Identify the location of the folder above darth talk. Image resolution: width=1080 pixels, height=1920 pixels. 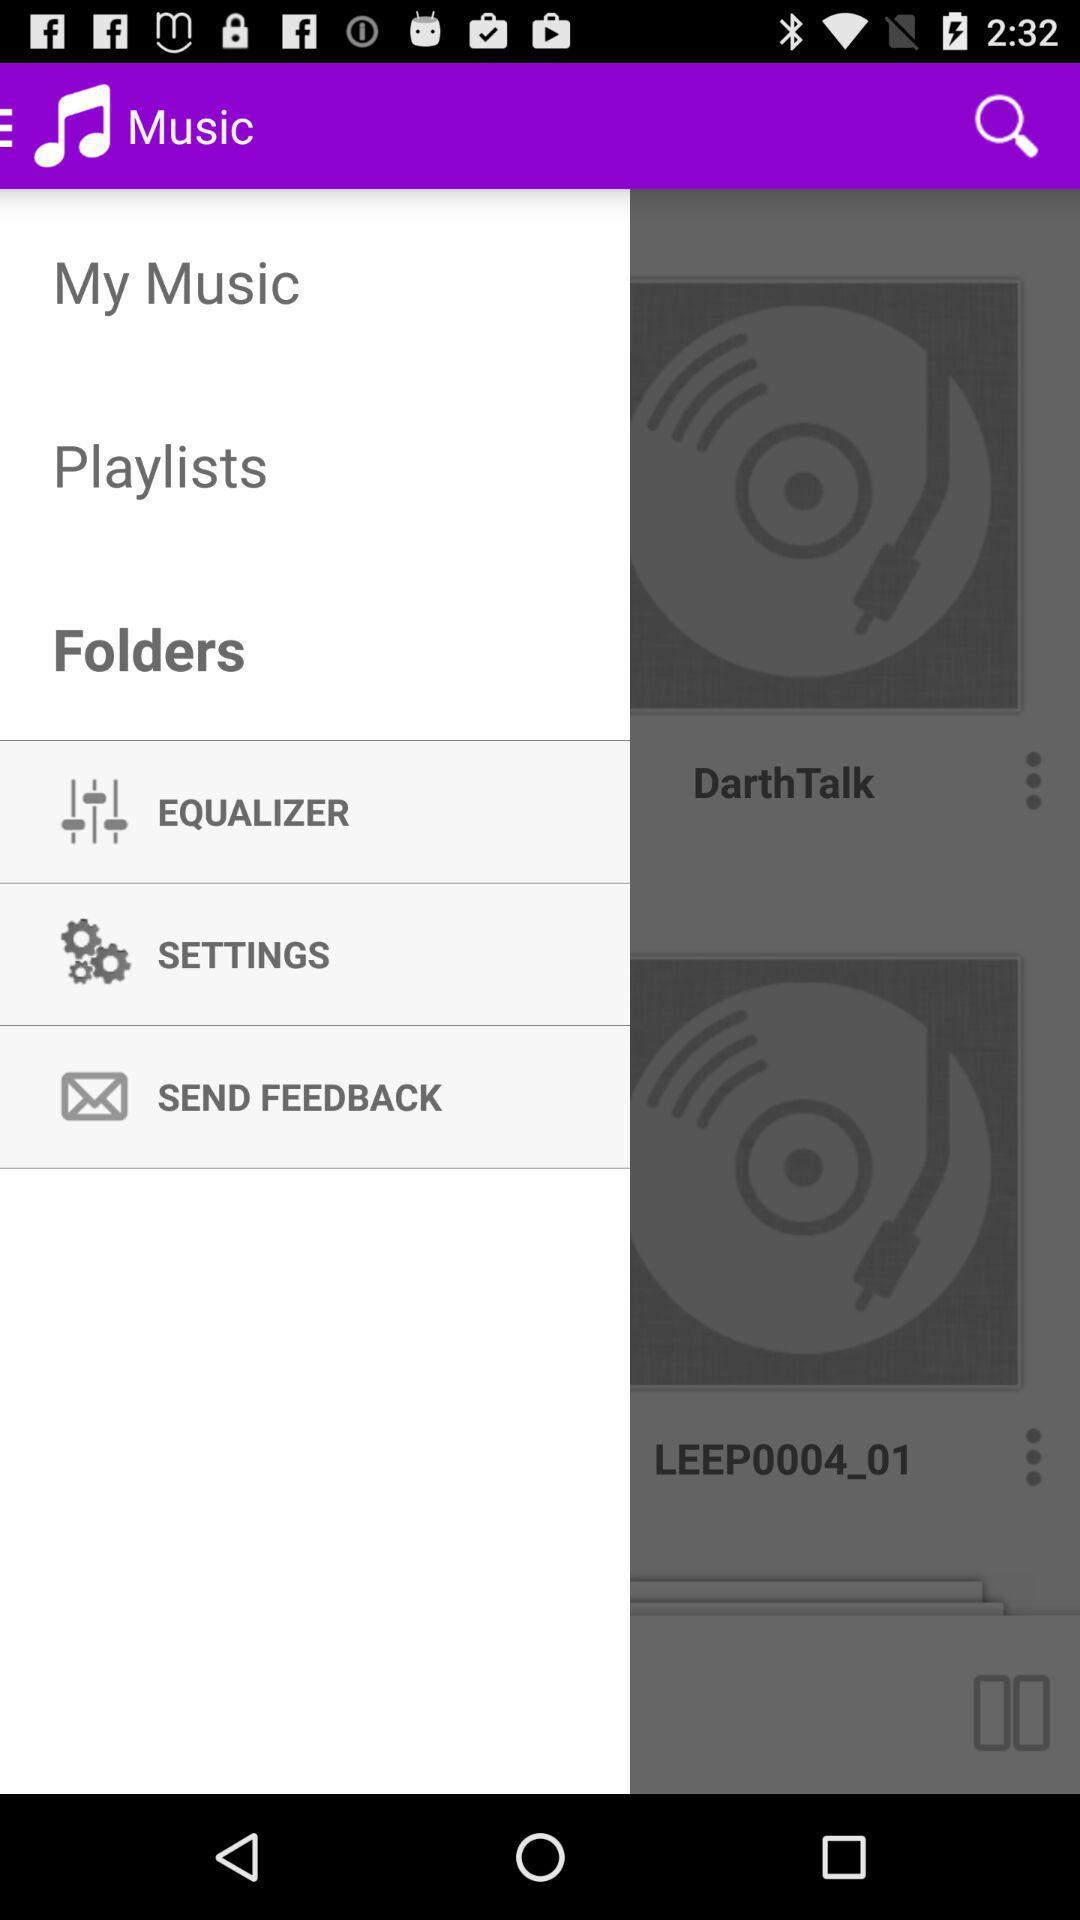
(804, 463).